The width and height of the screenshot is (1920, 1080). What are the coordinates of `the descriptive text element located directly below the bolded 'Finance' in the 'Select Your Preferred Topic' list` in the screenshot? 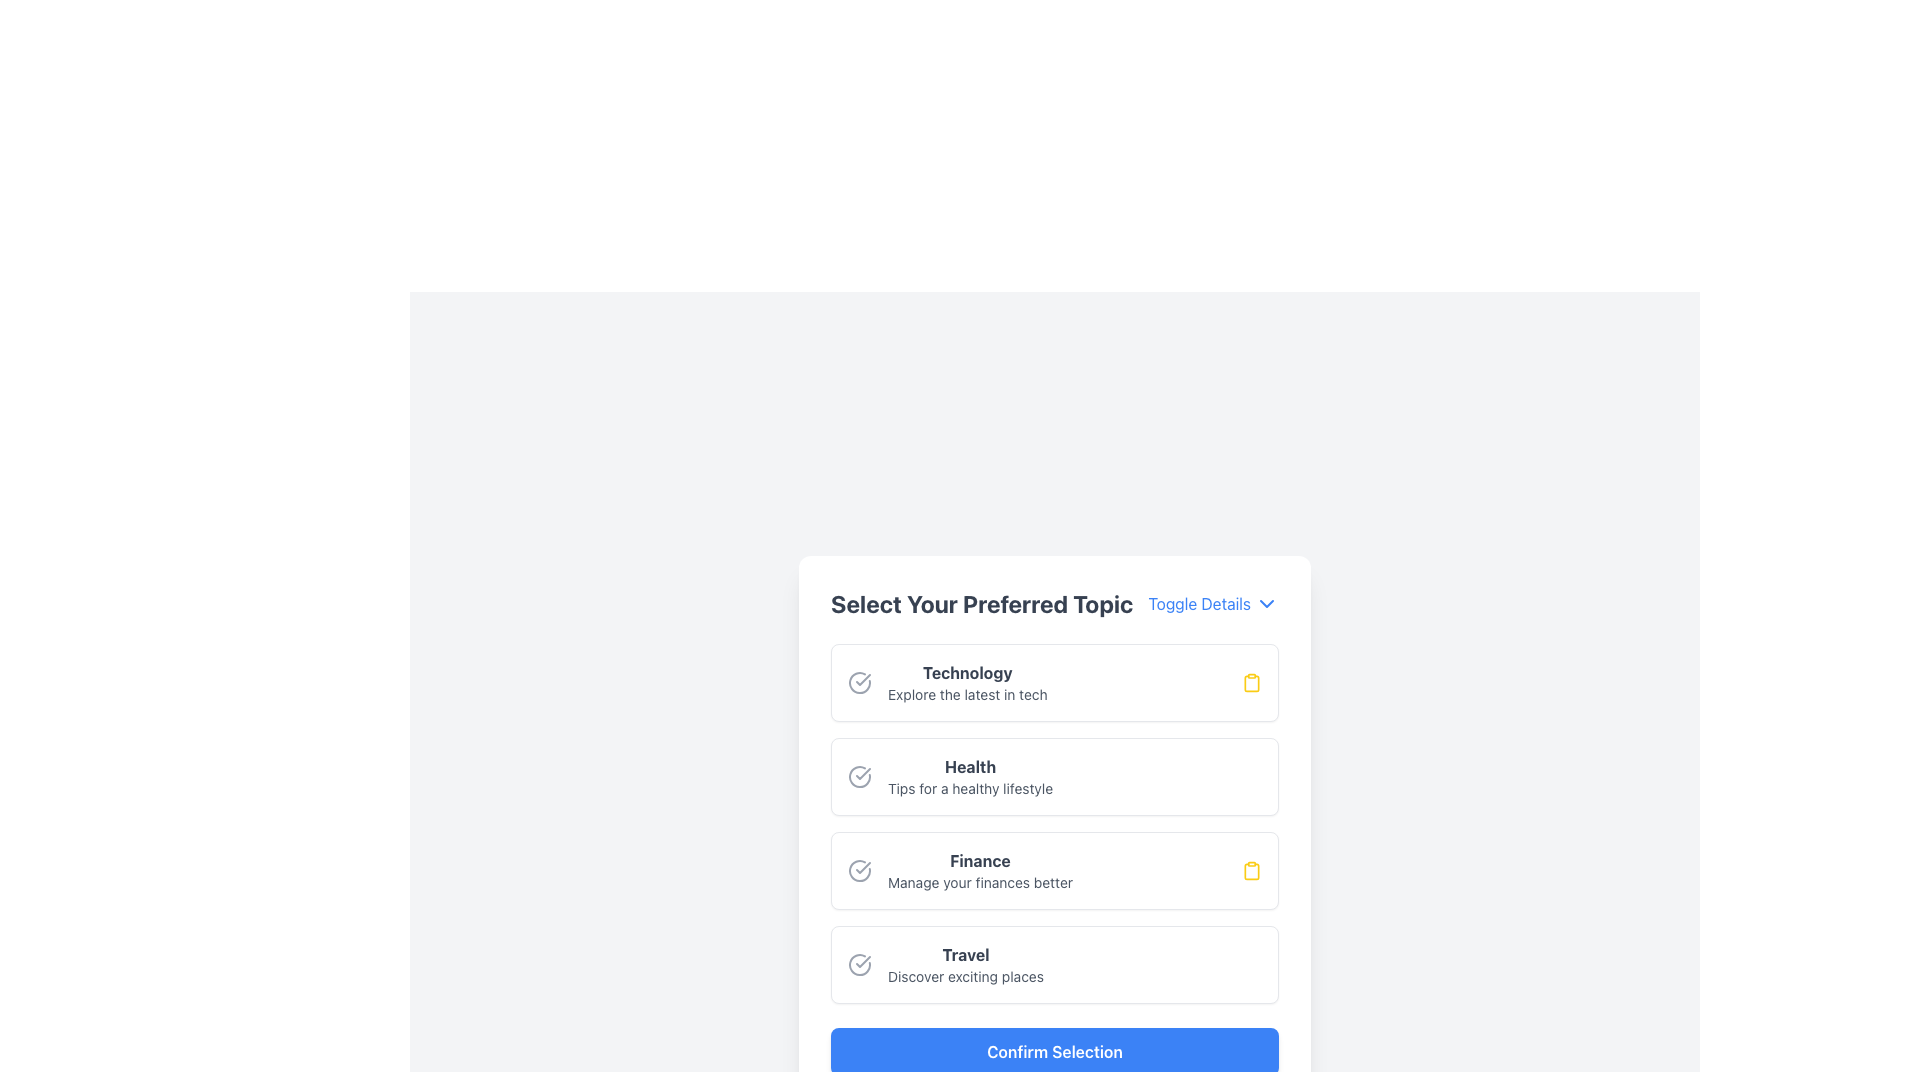 It's located at (980, 882).